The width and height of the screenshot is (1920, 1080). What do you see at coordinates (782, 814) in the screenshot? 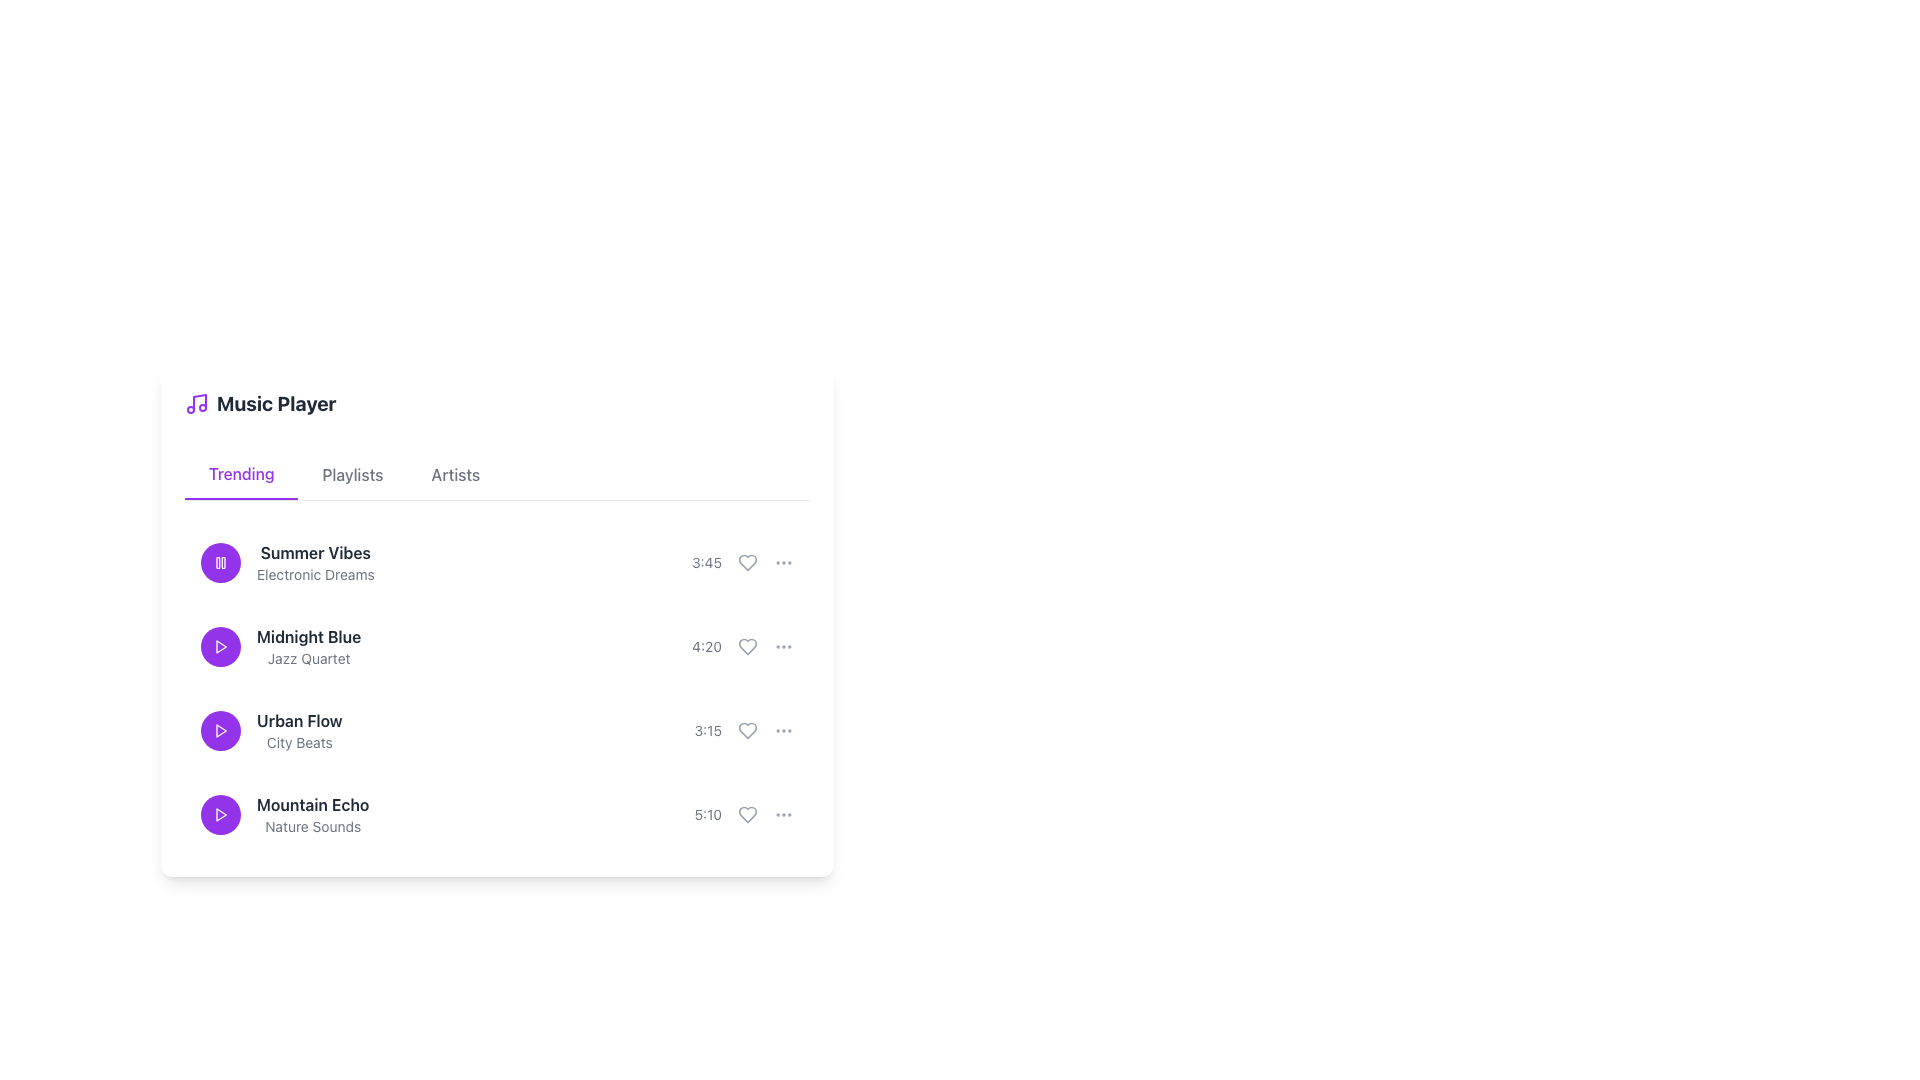
I see `the gray icon button with three horizontally aligned dots` at bounding box center [782, 814].